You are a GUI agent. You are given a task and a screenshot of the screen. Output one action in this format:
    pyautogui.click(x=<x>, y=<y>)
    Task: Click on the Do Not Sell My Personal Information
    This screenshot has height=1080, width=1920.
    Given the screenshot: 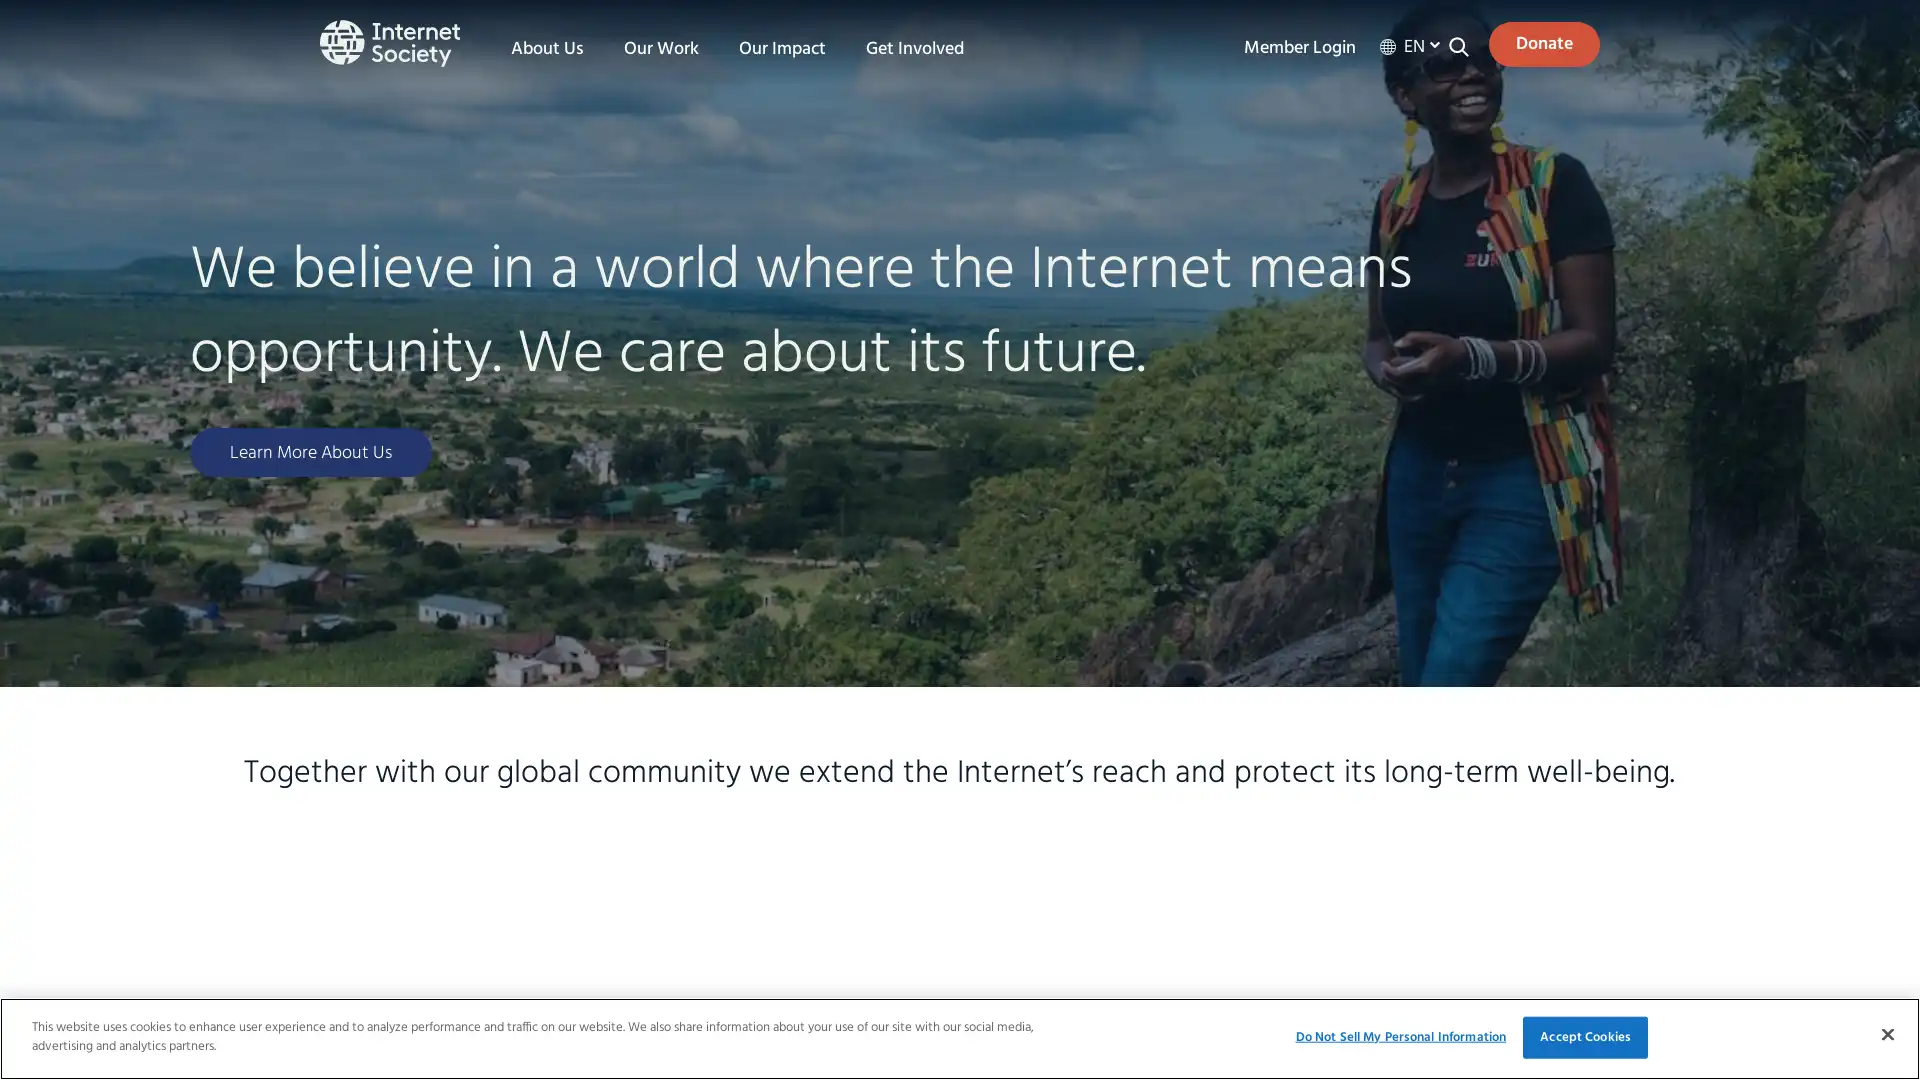 What is the action you would take?
    pyautogui.click(x=1399, y=1036)
    